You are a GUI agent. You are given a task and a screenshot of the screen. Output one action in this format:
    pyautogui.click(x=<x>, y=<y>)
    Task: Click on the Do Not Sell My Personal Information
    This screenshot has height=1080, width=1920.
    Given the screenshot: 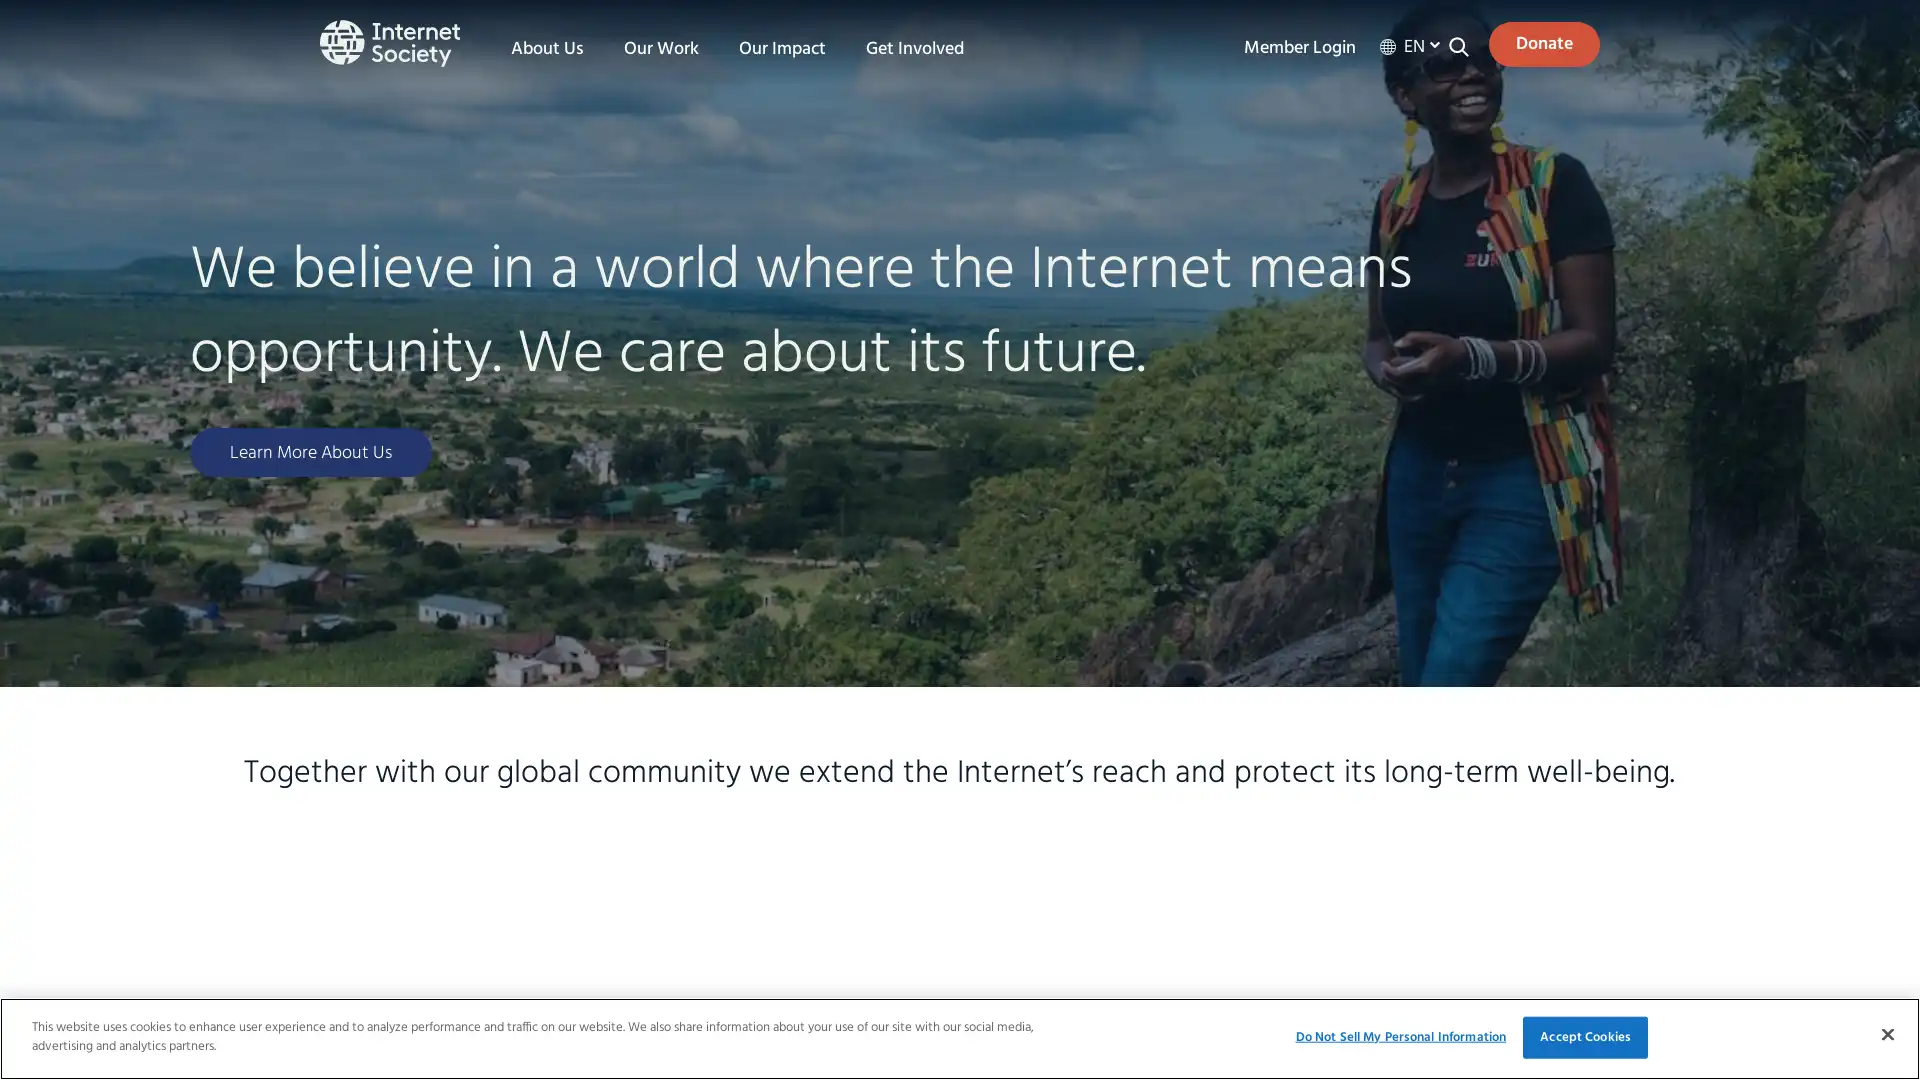 What is the action you would take?
    pyautogui.click(x=1399, y=1036)
    